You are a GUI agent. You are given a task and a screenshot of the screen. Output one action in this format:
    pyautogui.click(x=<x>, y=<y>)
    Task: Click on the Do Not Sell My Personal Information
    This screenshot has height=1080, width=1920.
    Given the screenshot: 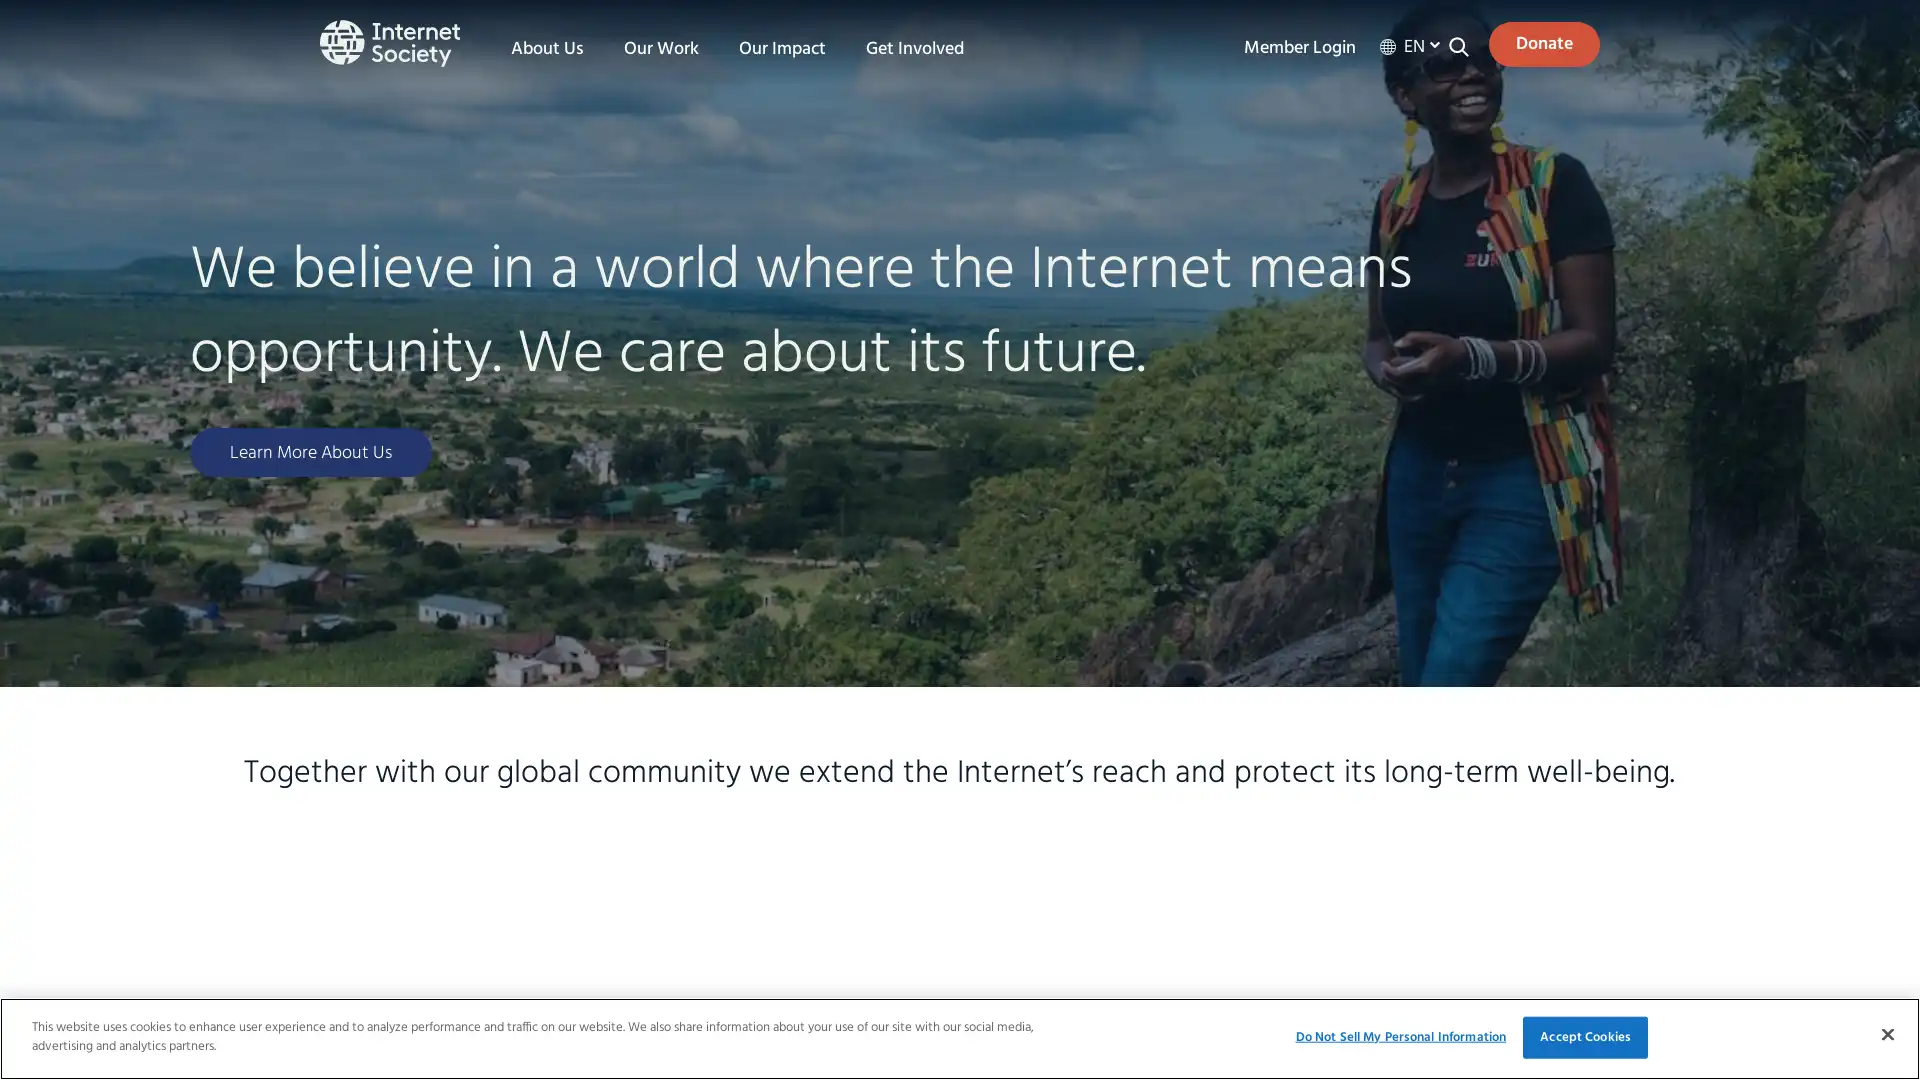 What is the action you would take?
    pyautogui.click(x=1399, y=1036)
    